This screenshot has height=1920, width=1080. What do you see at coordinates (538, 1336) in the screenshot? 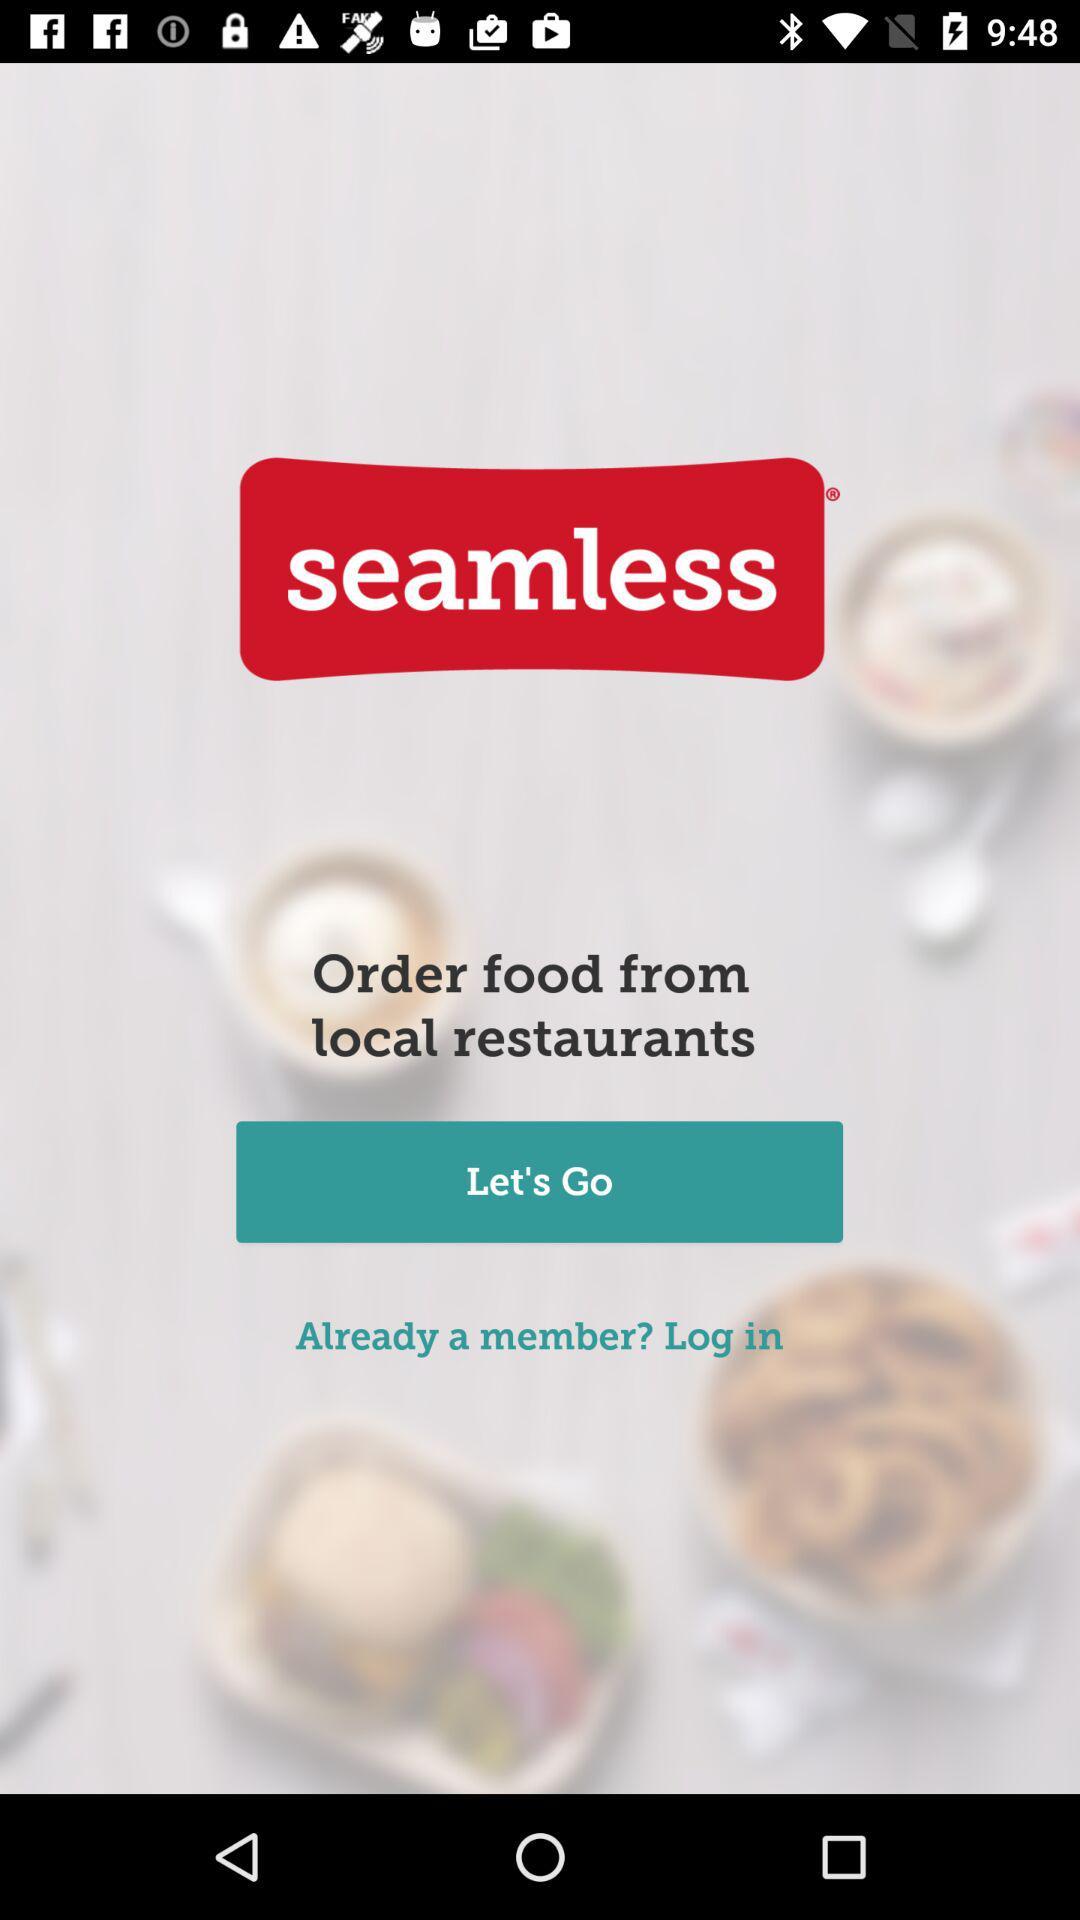
I see `already a member item` at bounding box center [538, 1336].